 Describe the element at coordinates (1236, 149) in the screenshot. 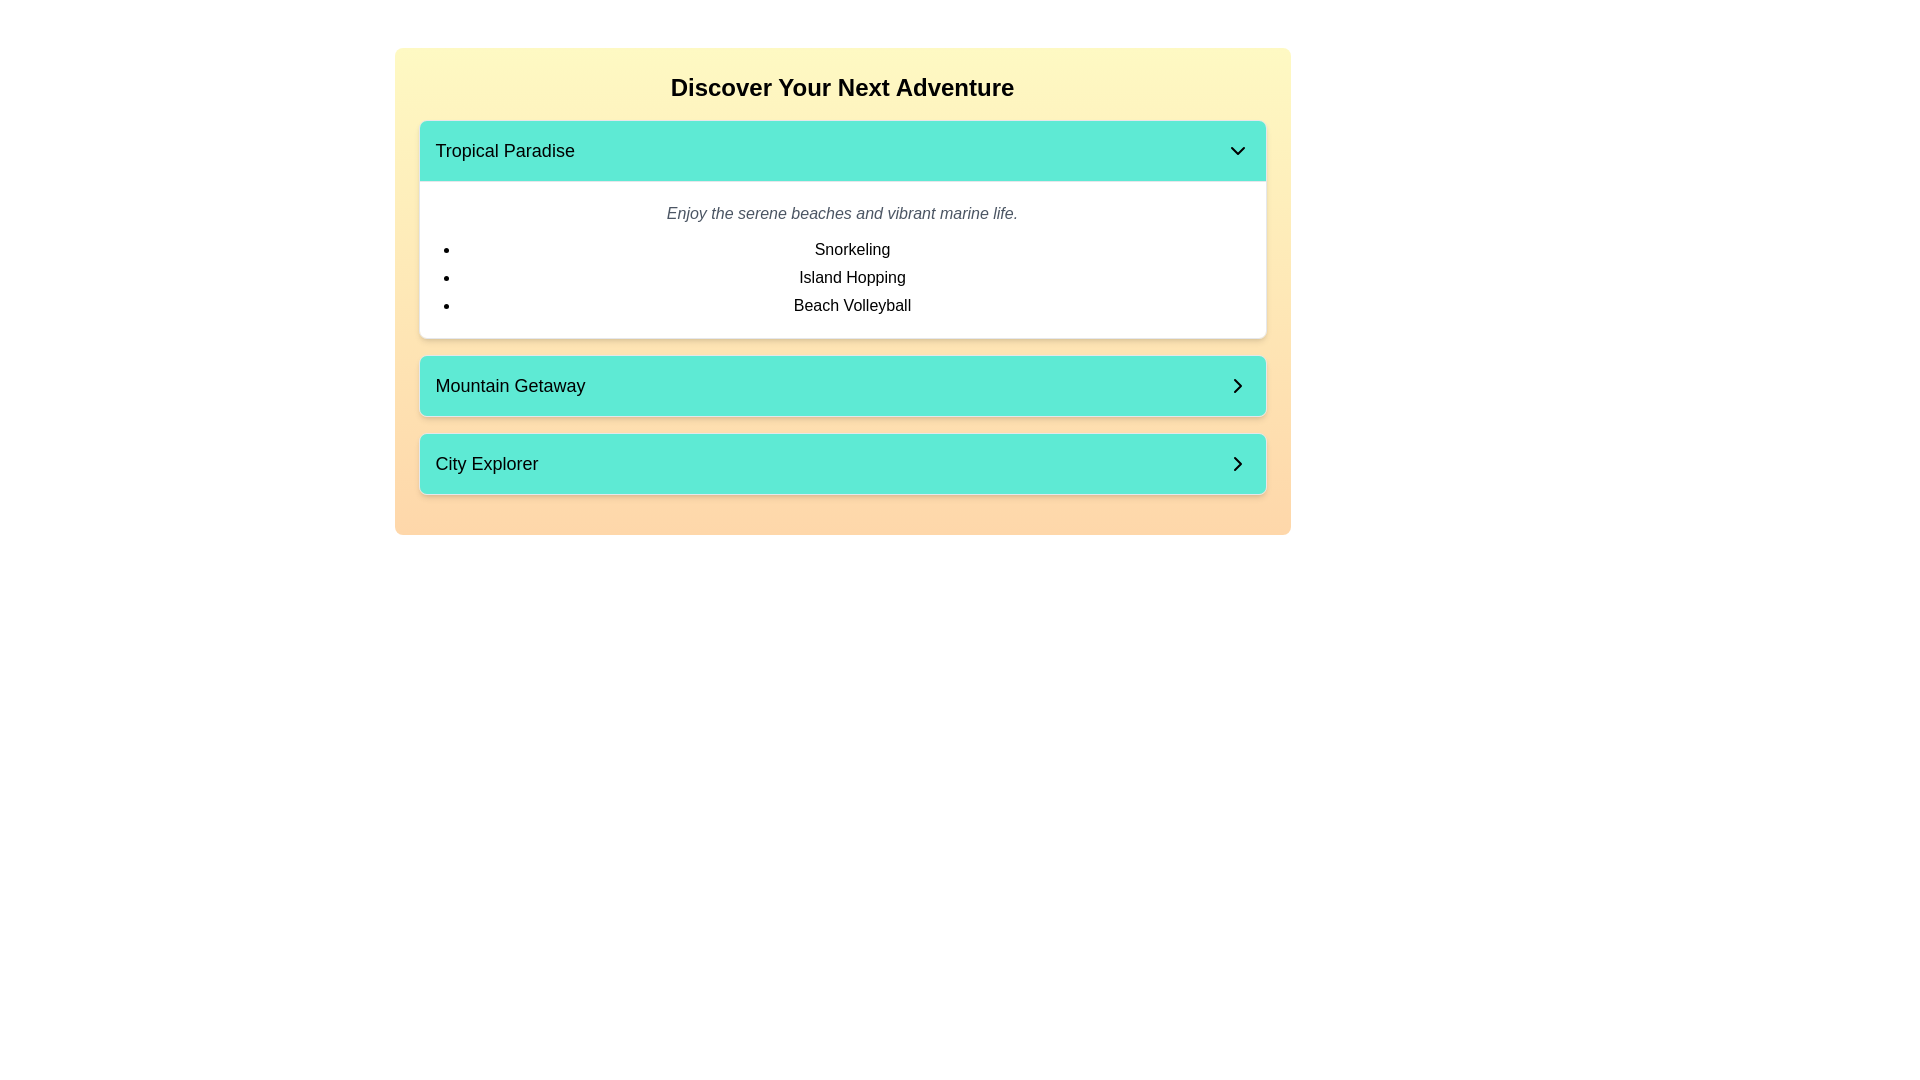

I see `the downward-pointing chevron icon located at the far-right end of the 'Tropical Paradise' section header` at that location.